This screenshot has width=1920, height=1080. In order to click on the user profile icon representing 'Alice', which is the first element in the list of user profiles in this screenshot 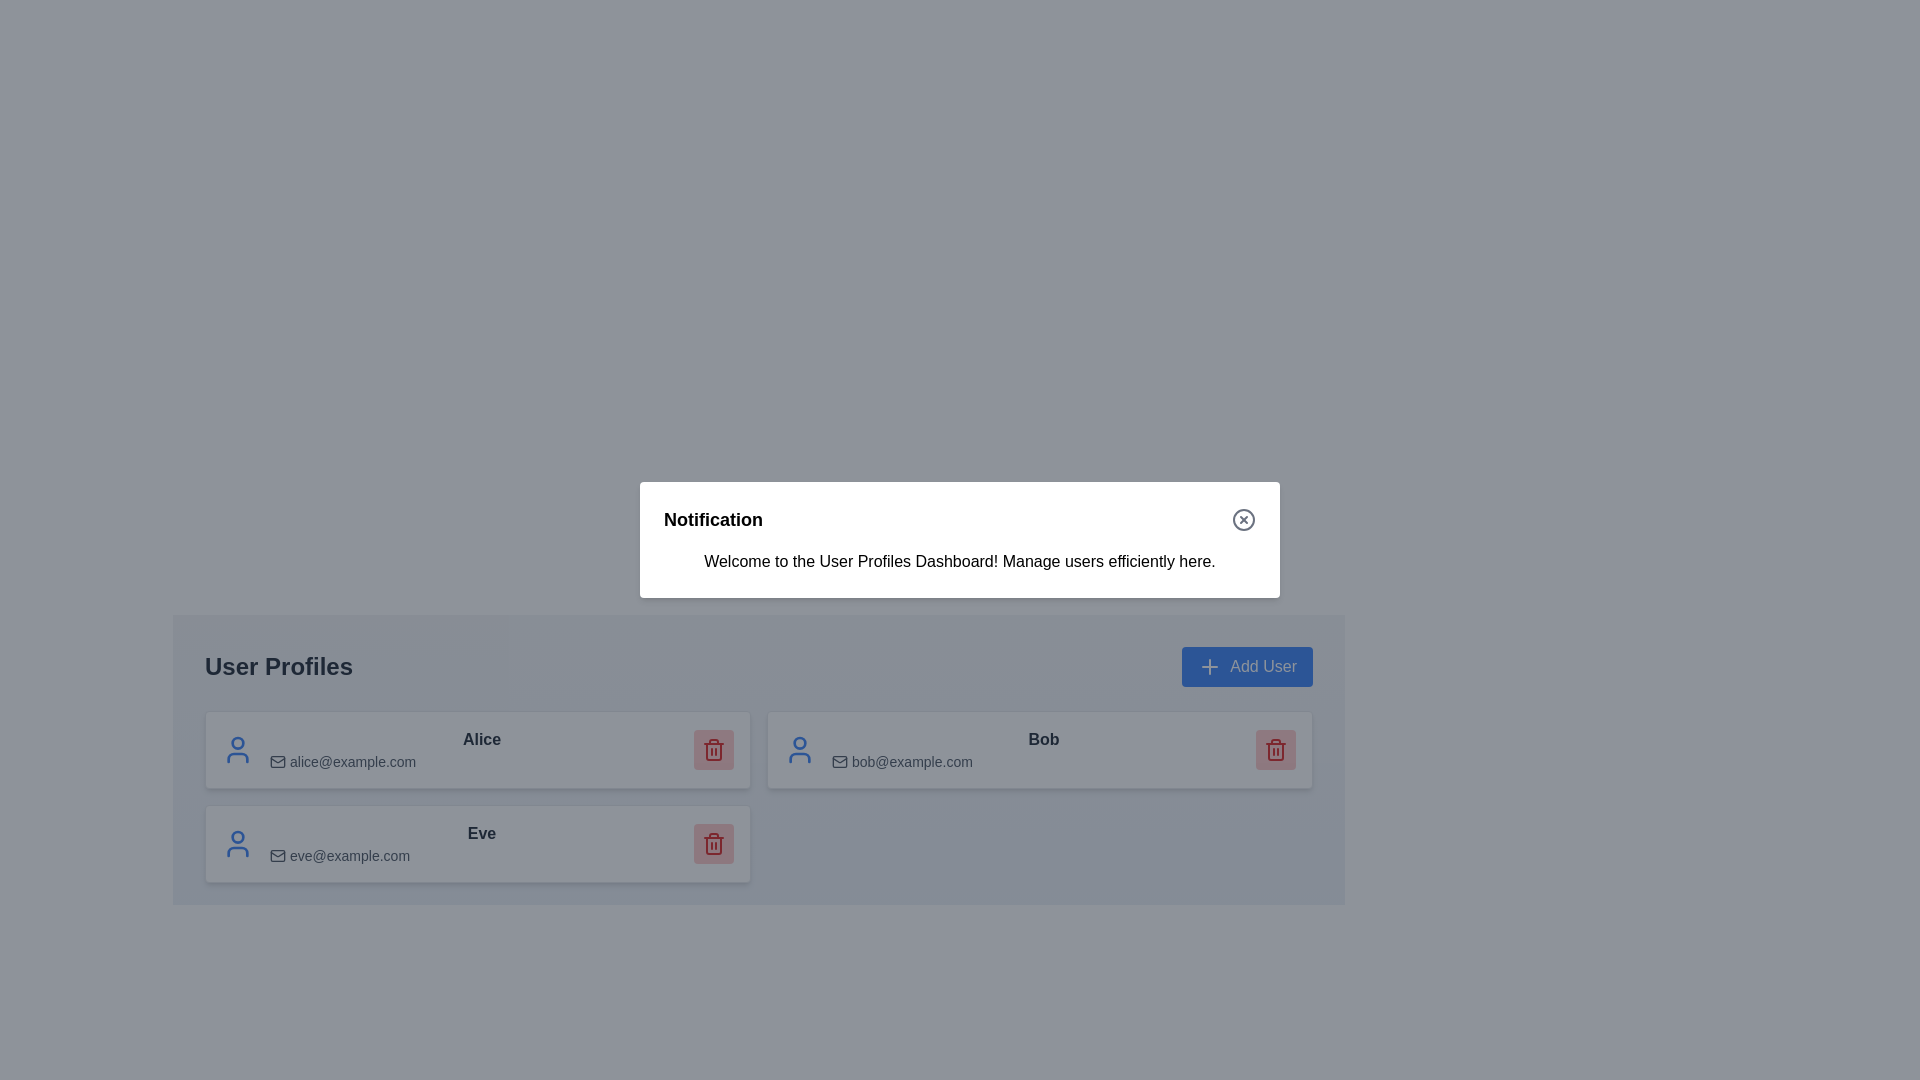, I will do `click(238, 749)`.